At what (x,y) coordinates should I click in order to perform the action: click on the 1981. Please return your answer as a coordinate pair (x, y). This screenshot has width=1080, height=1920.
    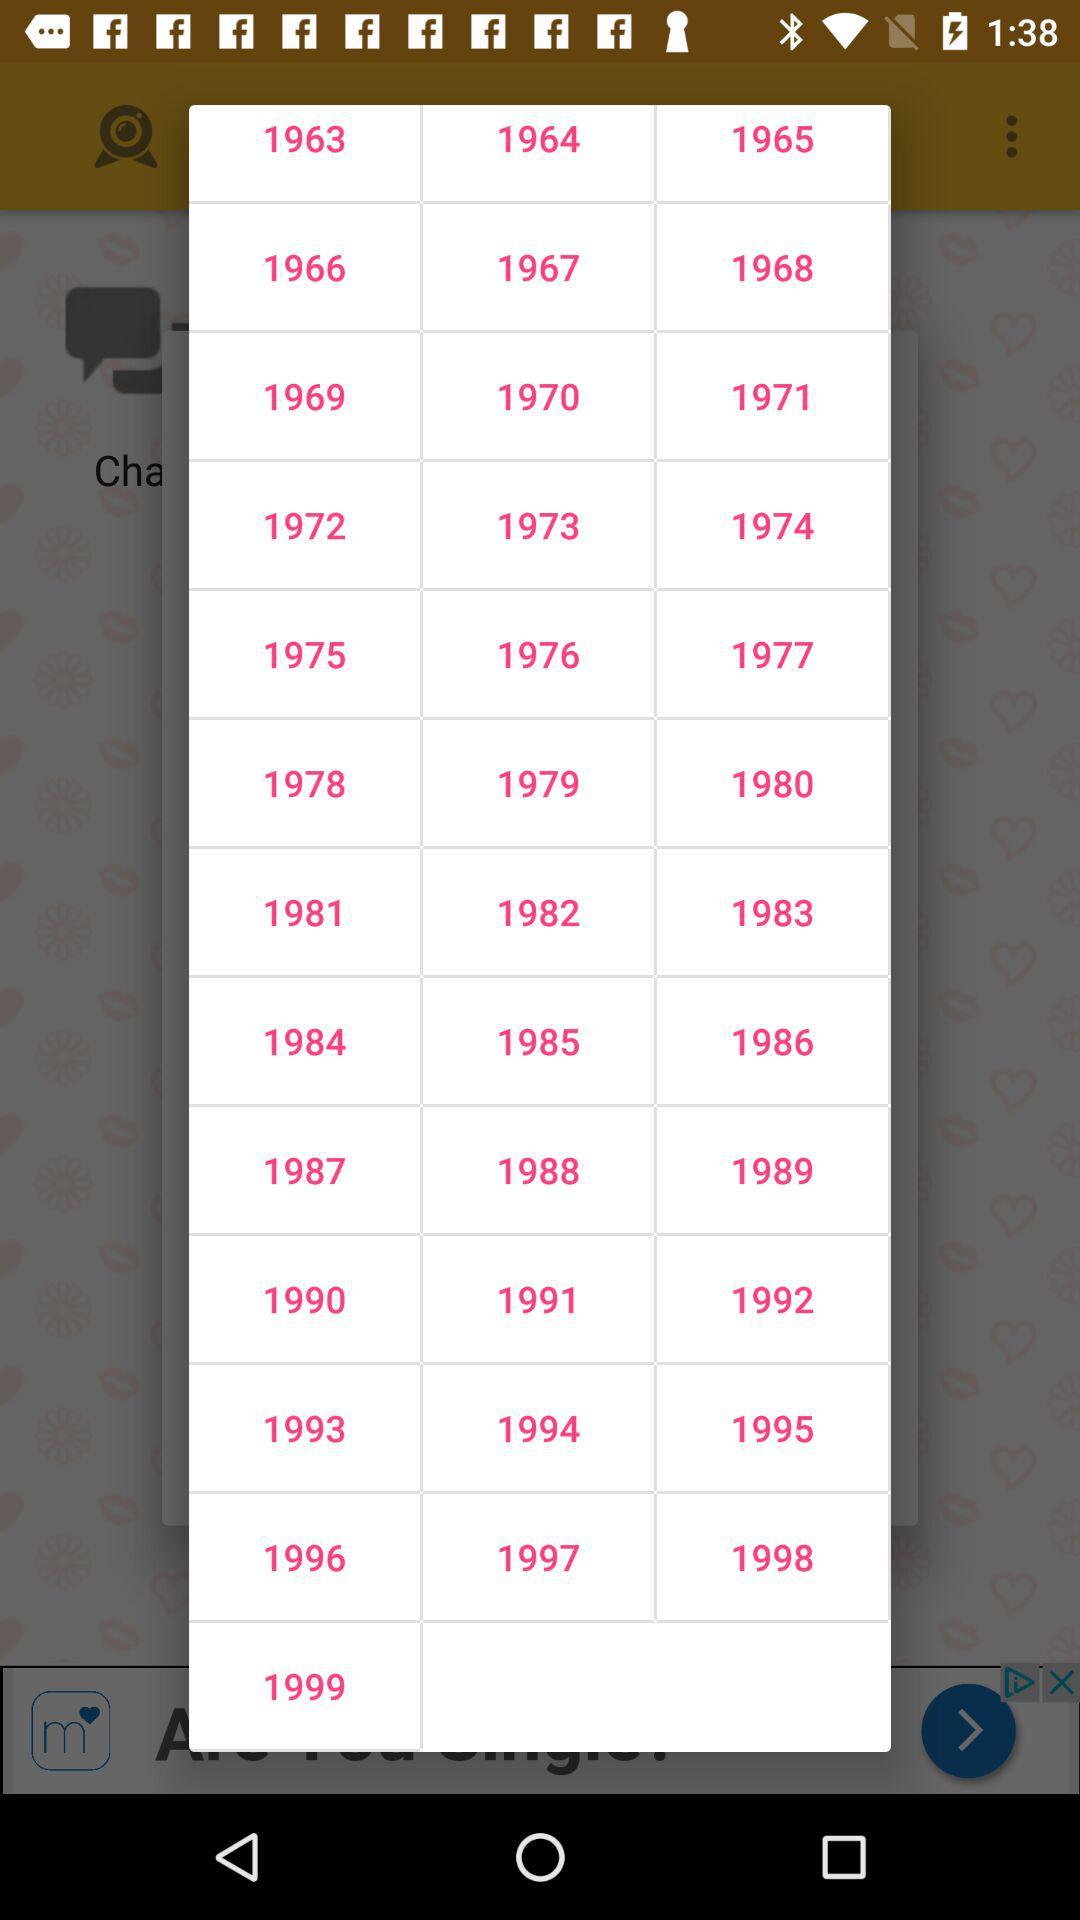
    Looking at the image, I should click on (304, 911).